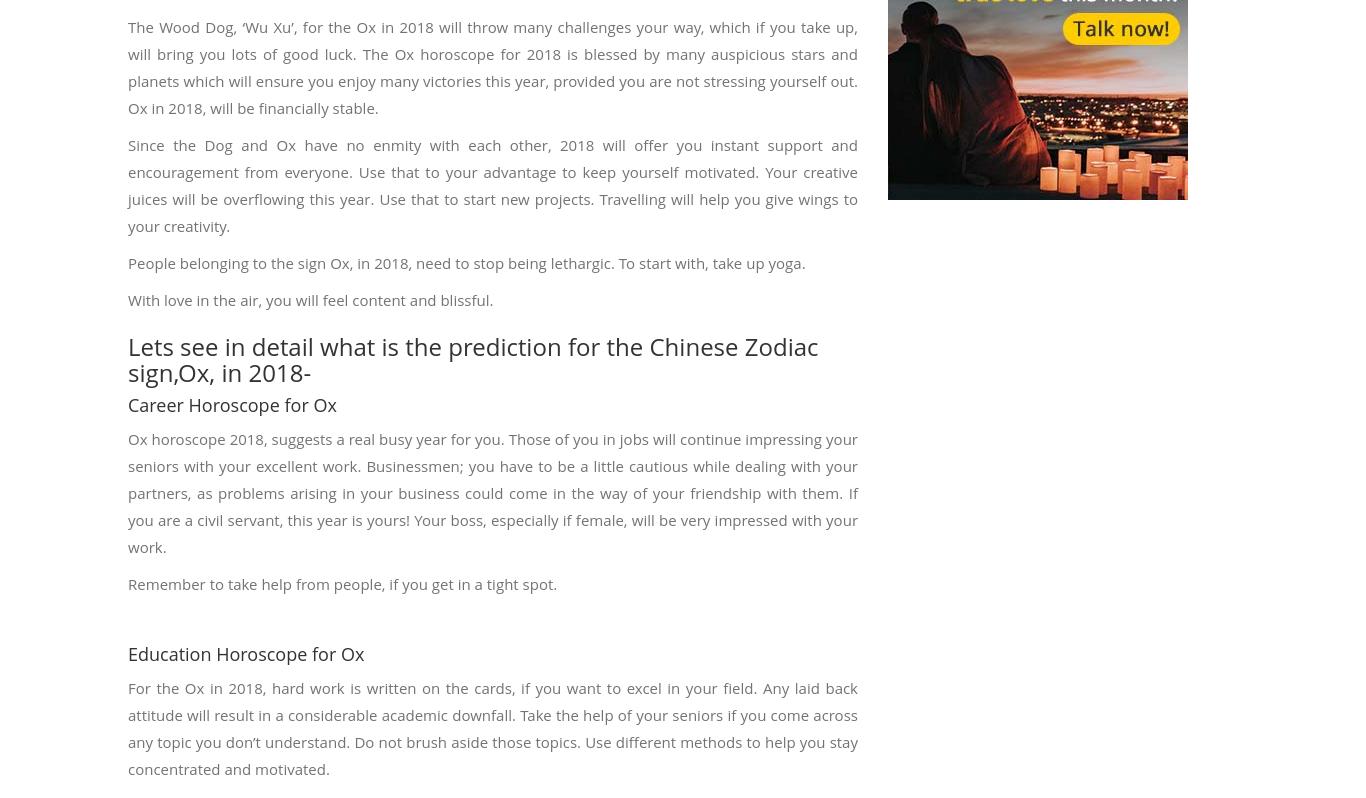 The height and width of the screenshot is (798, 1366). I want to click on 'Since the Dog and Ox have no enmity with each other, 2018 will offer you instant support and encouragement from everyone. Use that to your advantage to keep yourself motivated. Your creative juices will be overflowing this year. Use that to start new projects. Travelling will help you give wings to your creativity.', so click(126, 183).